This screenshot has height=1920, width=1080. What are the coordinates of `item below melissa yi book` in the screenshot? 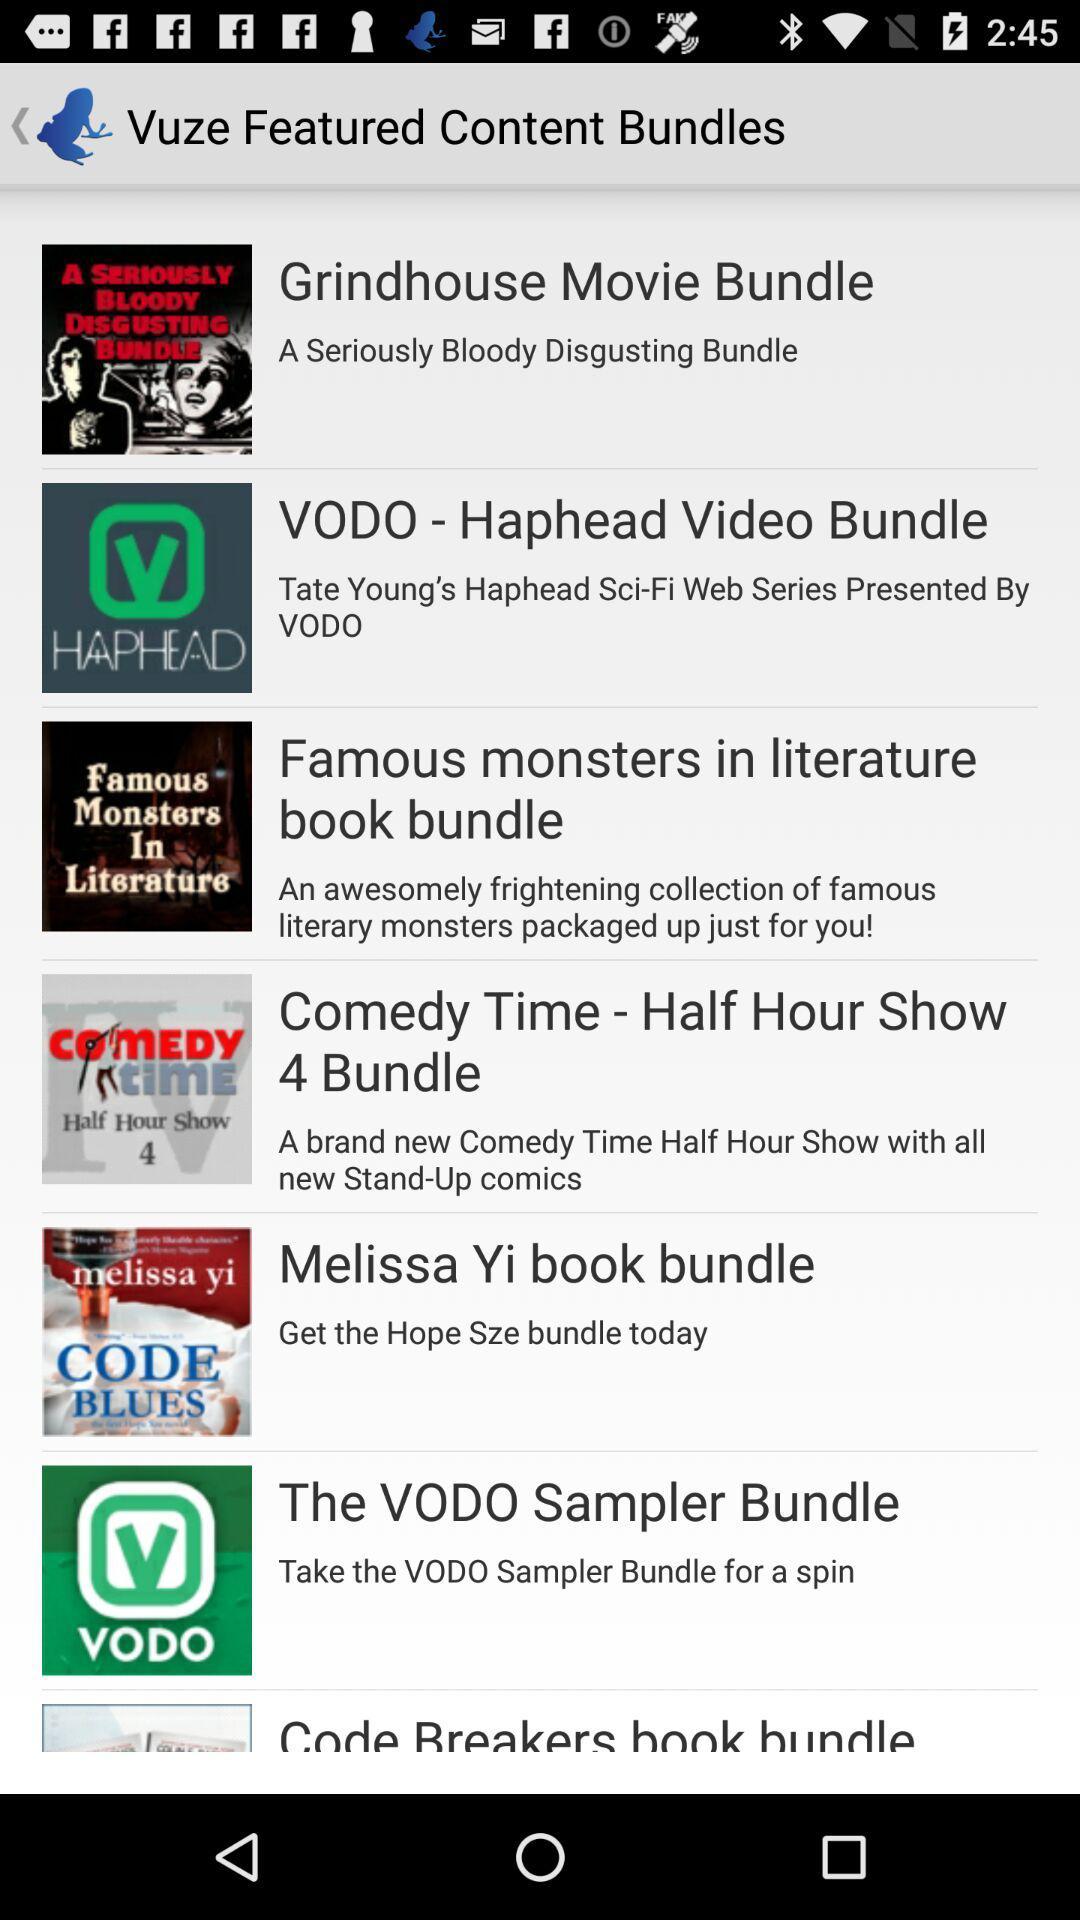 It's located at (493, 1324).